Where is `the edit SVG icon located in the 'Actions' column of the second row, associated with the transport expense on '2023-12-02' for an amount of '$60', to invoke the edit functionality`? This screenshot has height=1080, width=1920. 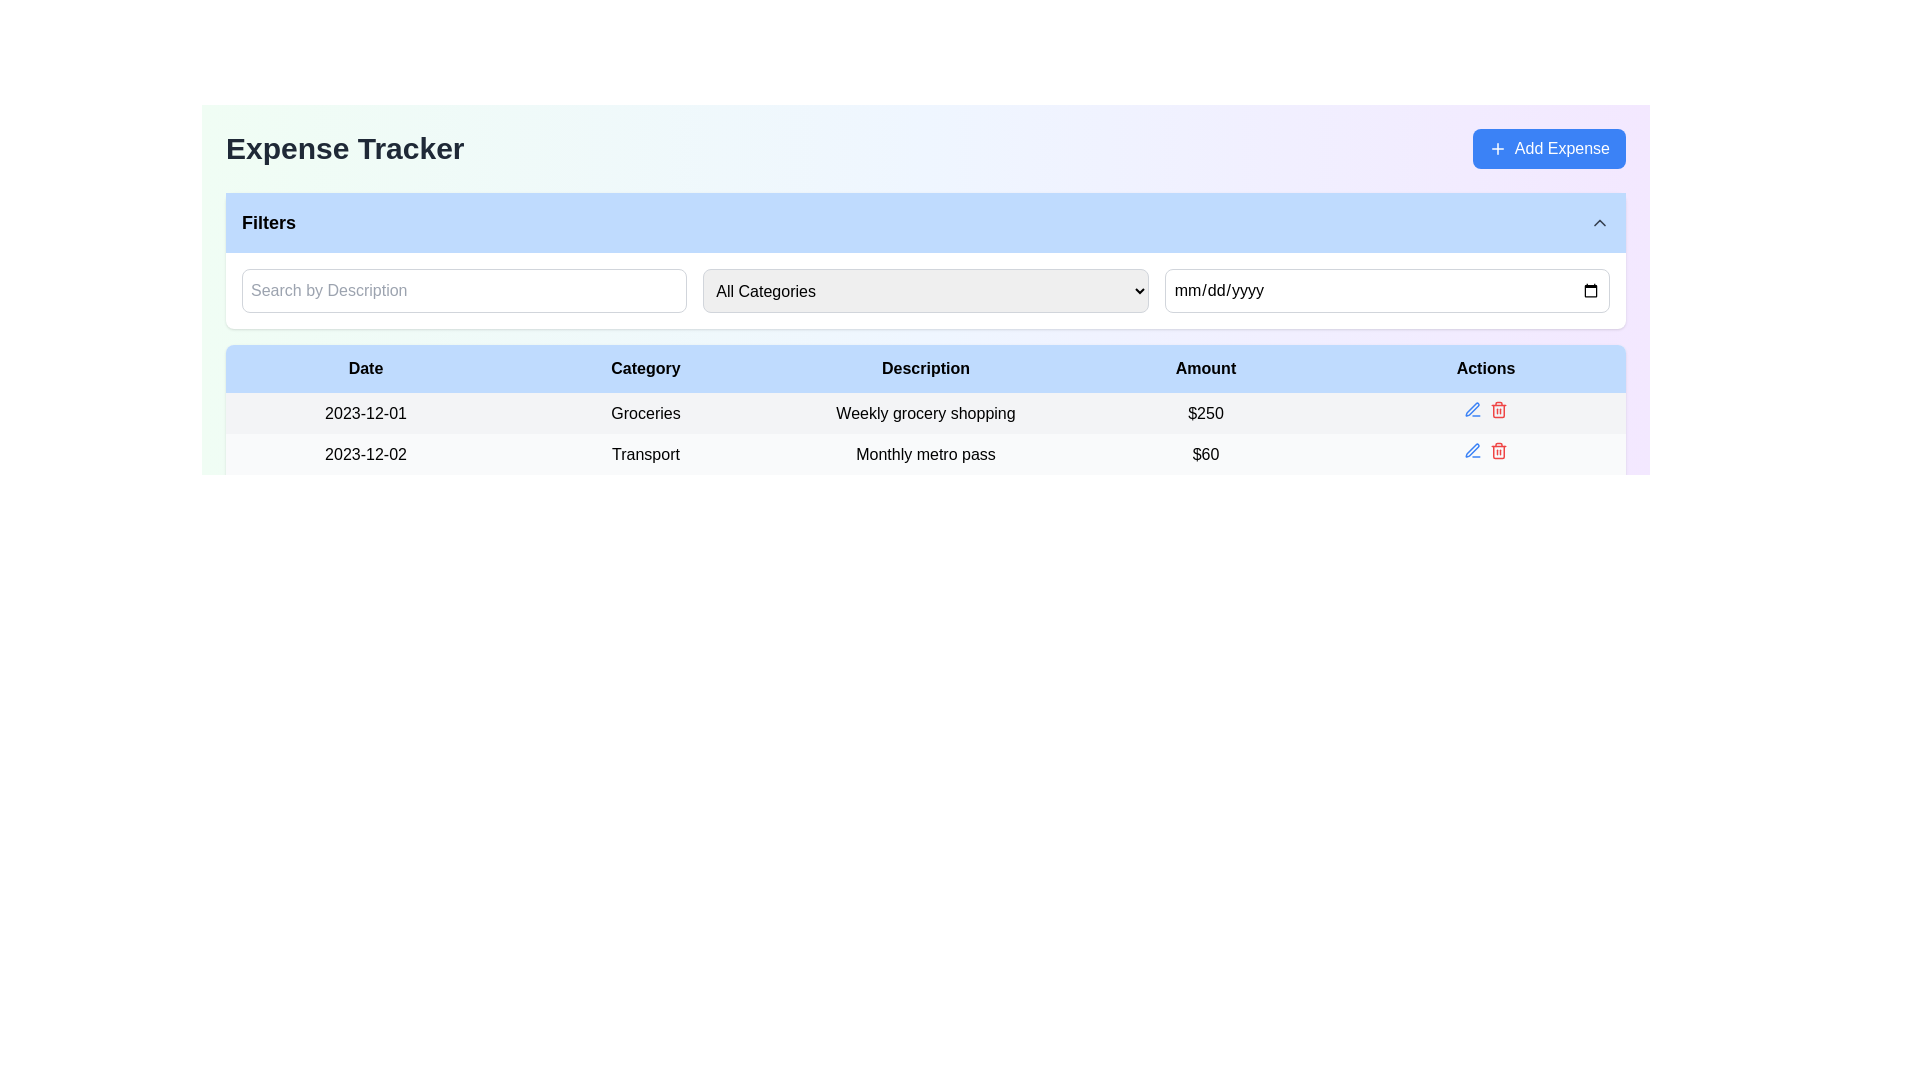
the edit SVG icon located in the 'Actions' column of the second row, associated with the transport expense on '2023-12-02' for an amount of '$60', to invoke the edit functionality is located at coordinates (1472, 450).